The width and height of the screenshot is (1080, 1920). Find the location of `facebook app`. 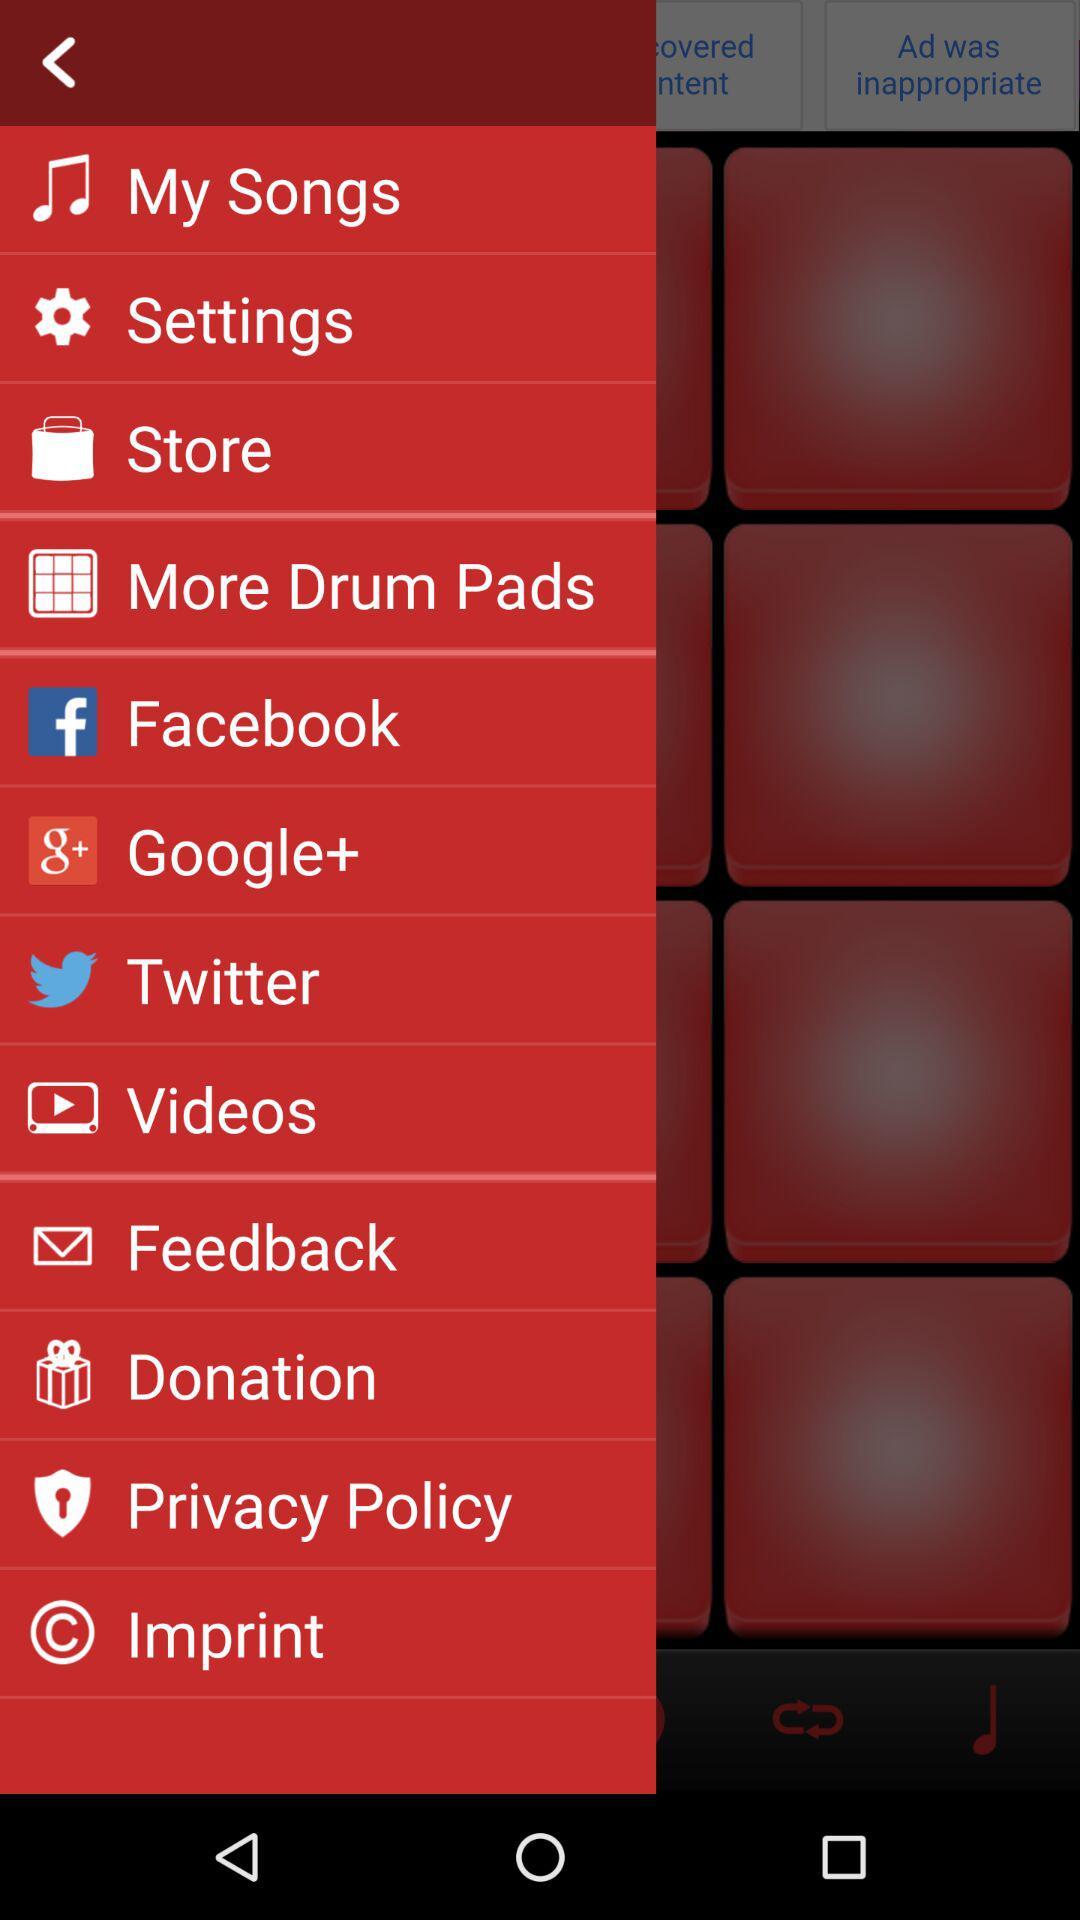

facebook app is located at coordinates (262, 720).